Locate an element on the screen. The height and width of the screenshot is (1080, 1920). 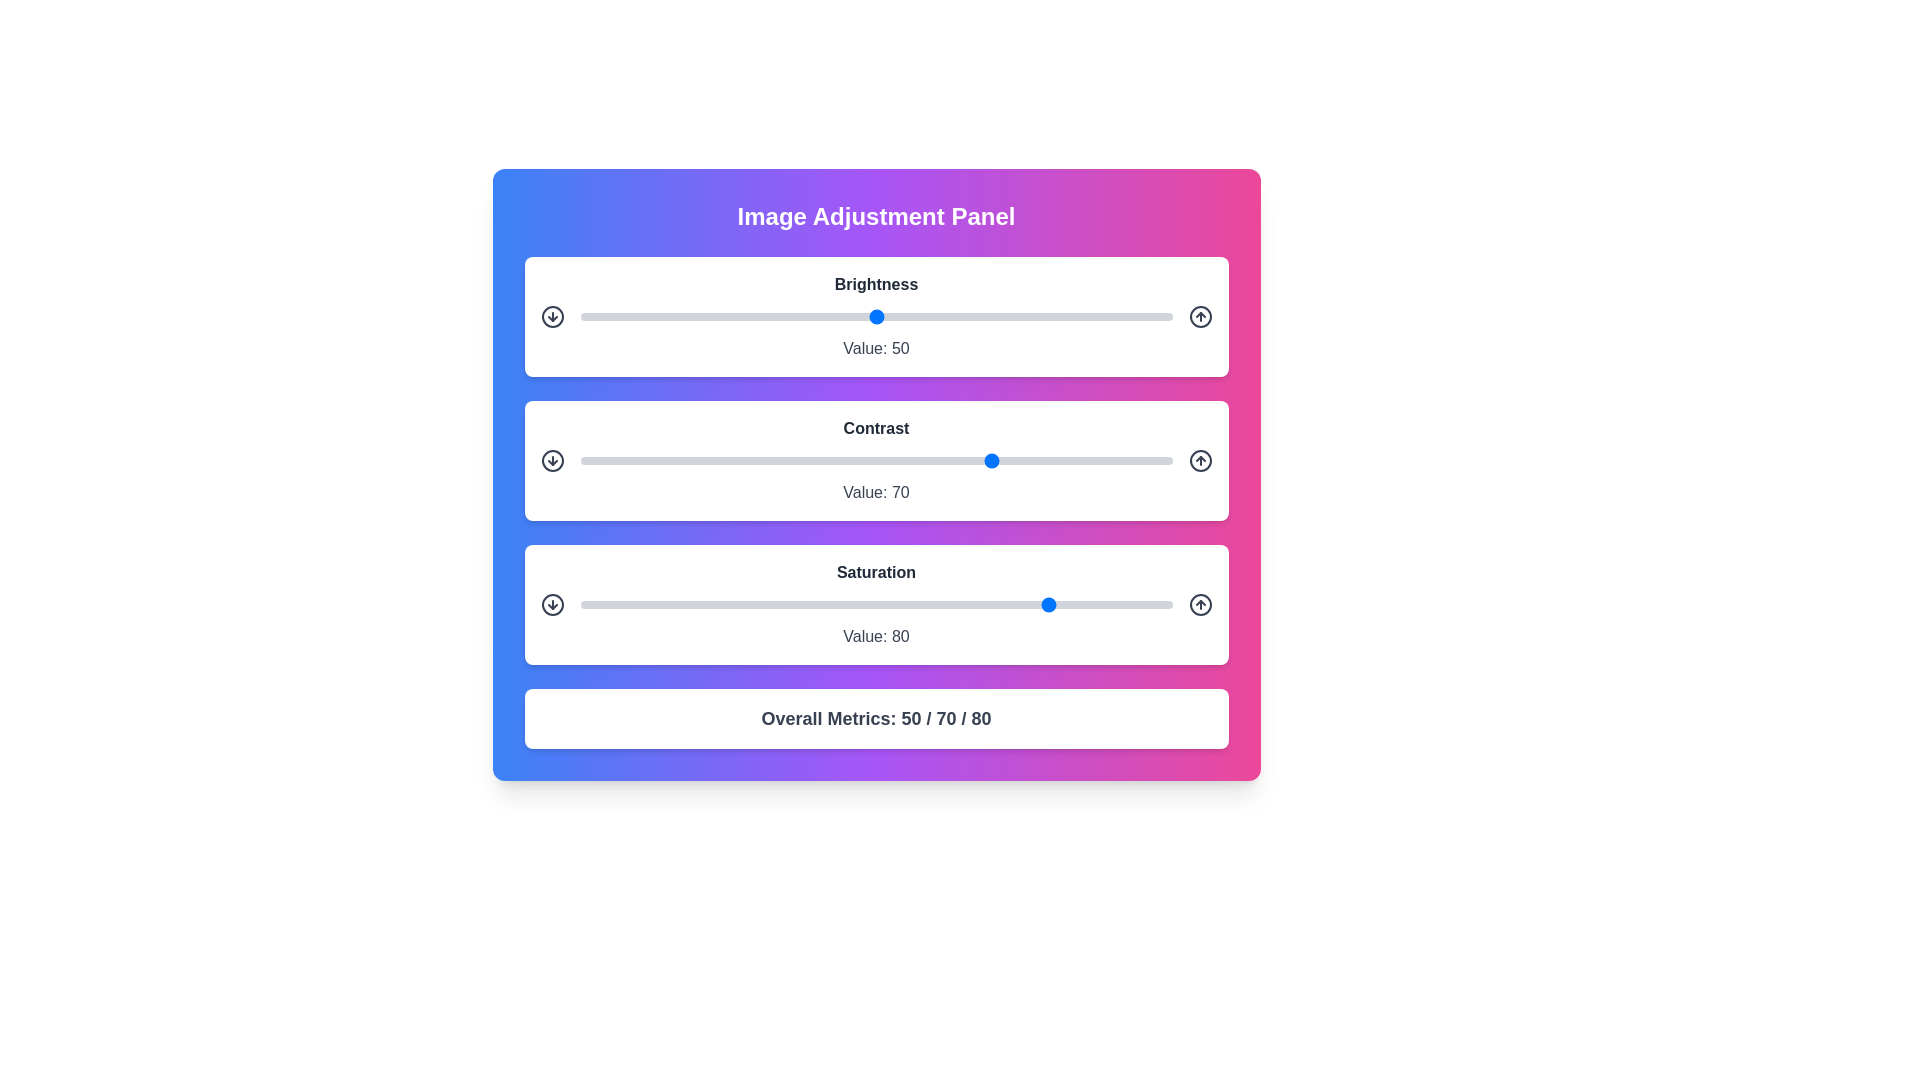
saturation is located at coordinates (585, 604).